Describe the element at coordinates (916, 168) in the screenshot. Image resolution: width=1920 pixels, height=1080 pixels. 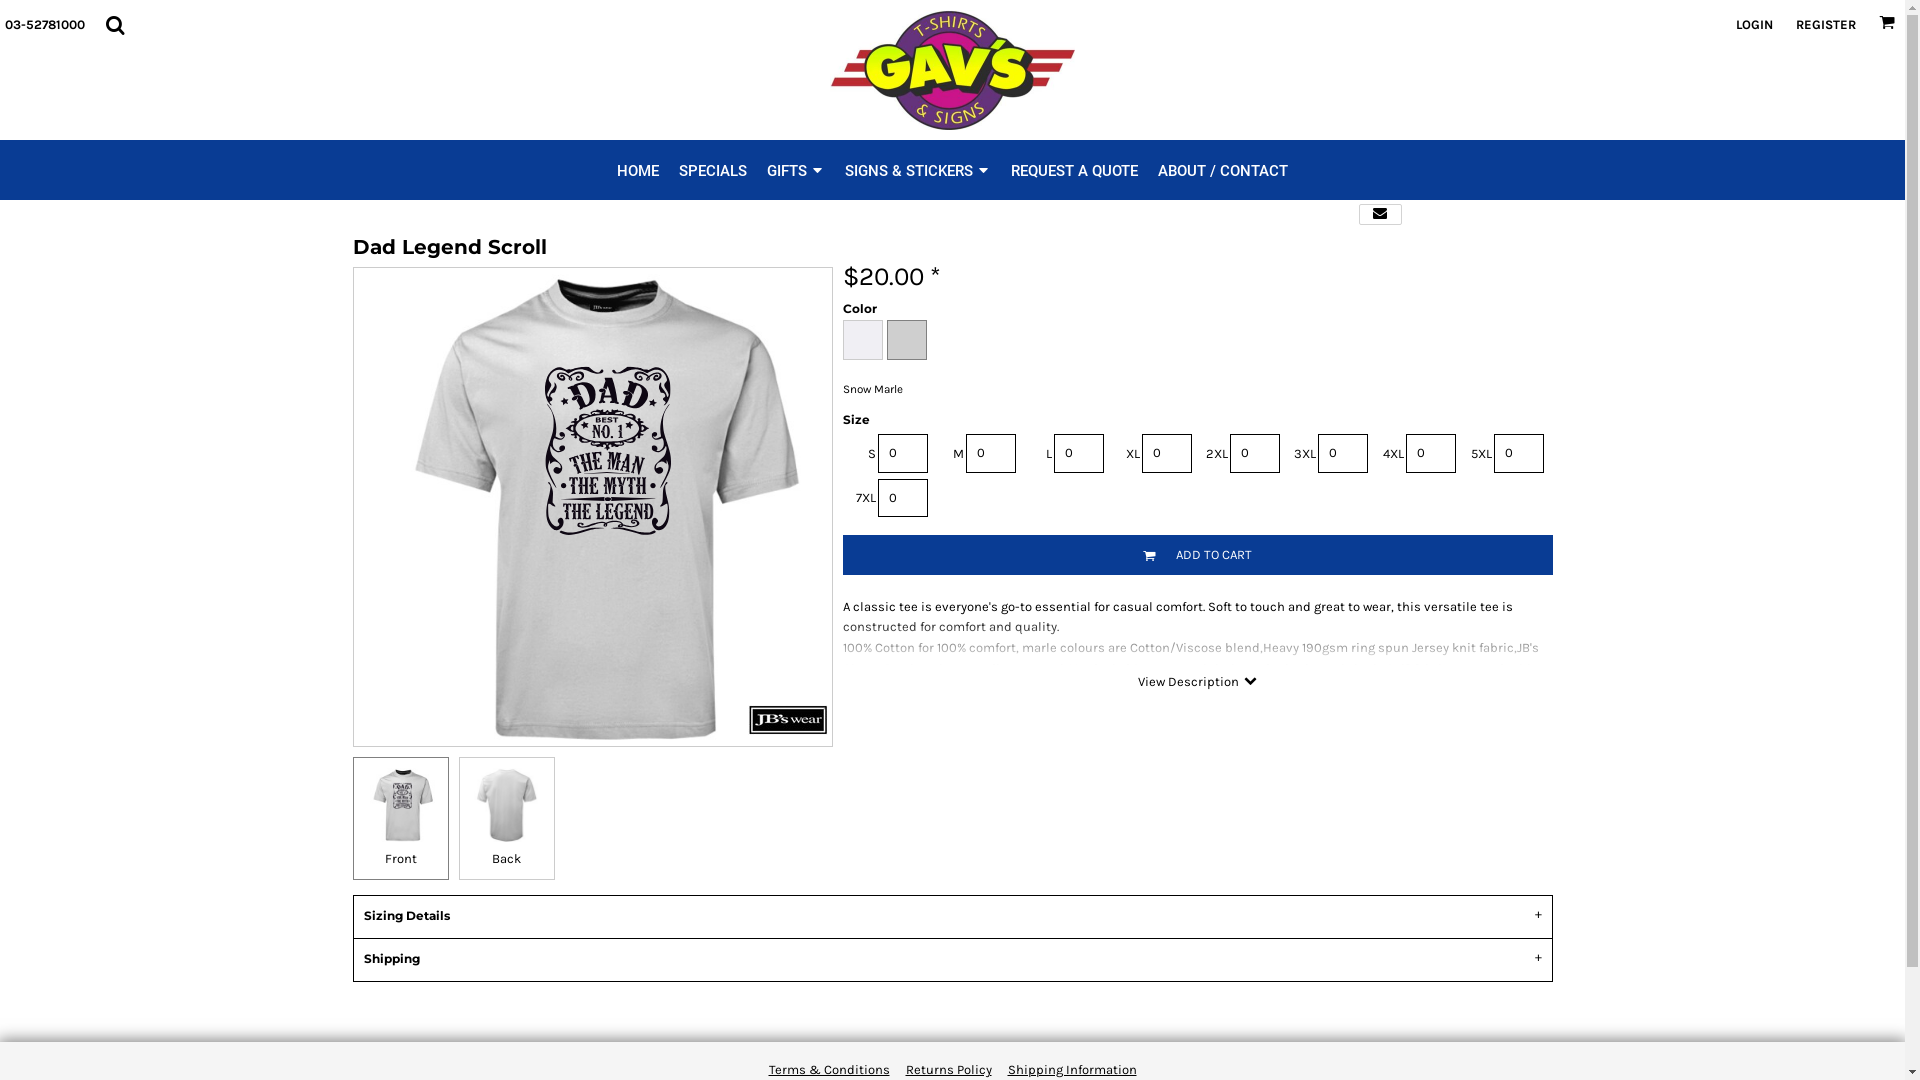
I see `'SIGNS & STICKERS'` at that location.